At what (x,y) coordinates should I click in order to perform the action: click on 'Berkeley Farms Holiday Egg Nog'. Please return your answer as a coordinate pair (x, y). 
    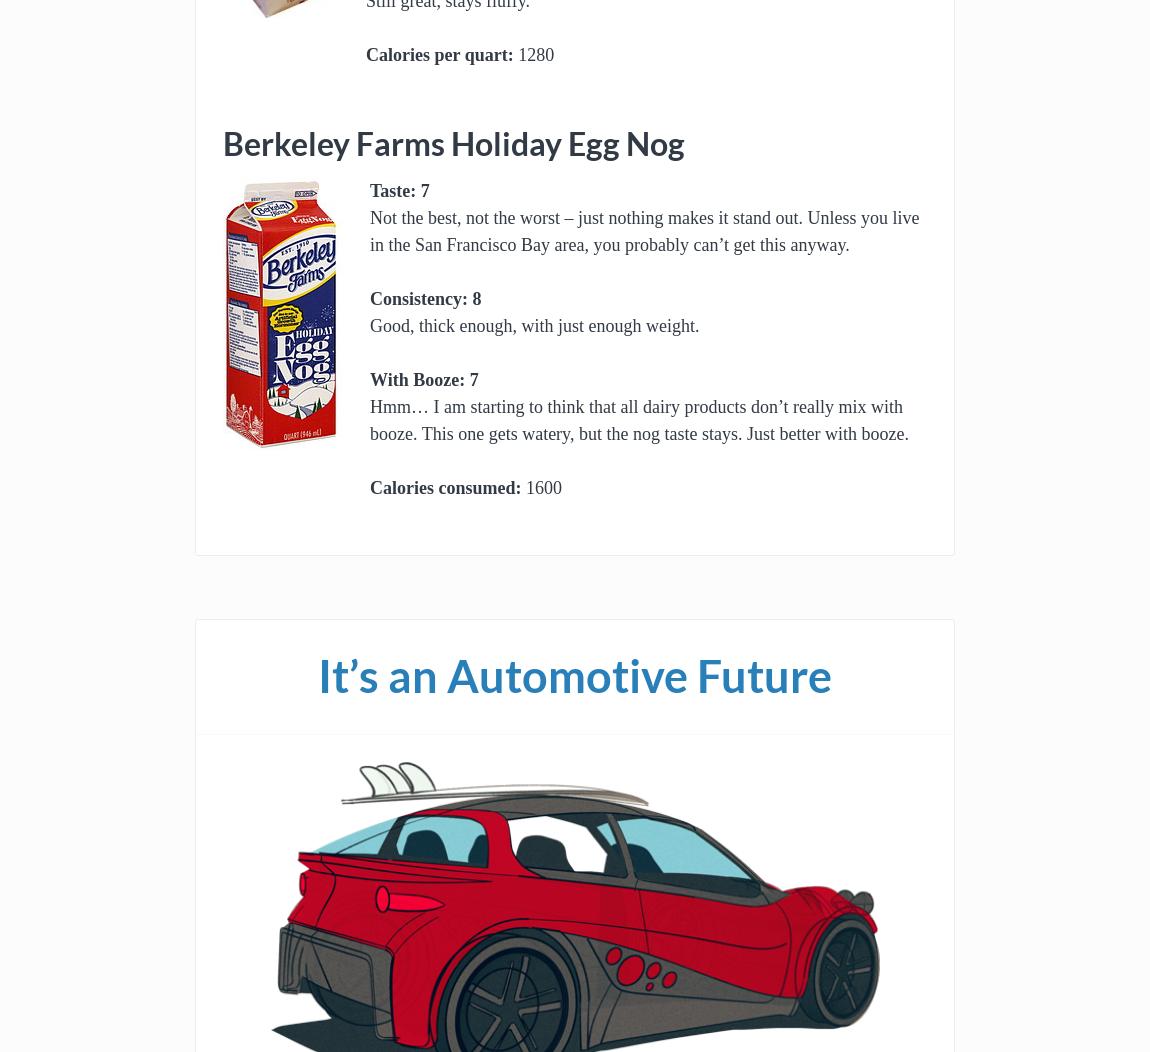
    Looking at the image, I should click on (454, 143).